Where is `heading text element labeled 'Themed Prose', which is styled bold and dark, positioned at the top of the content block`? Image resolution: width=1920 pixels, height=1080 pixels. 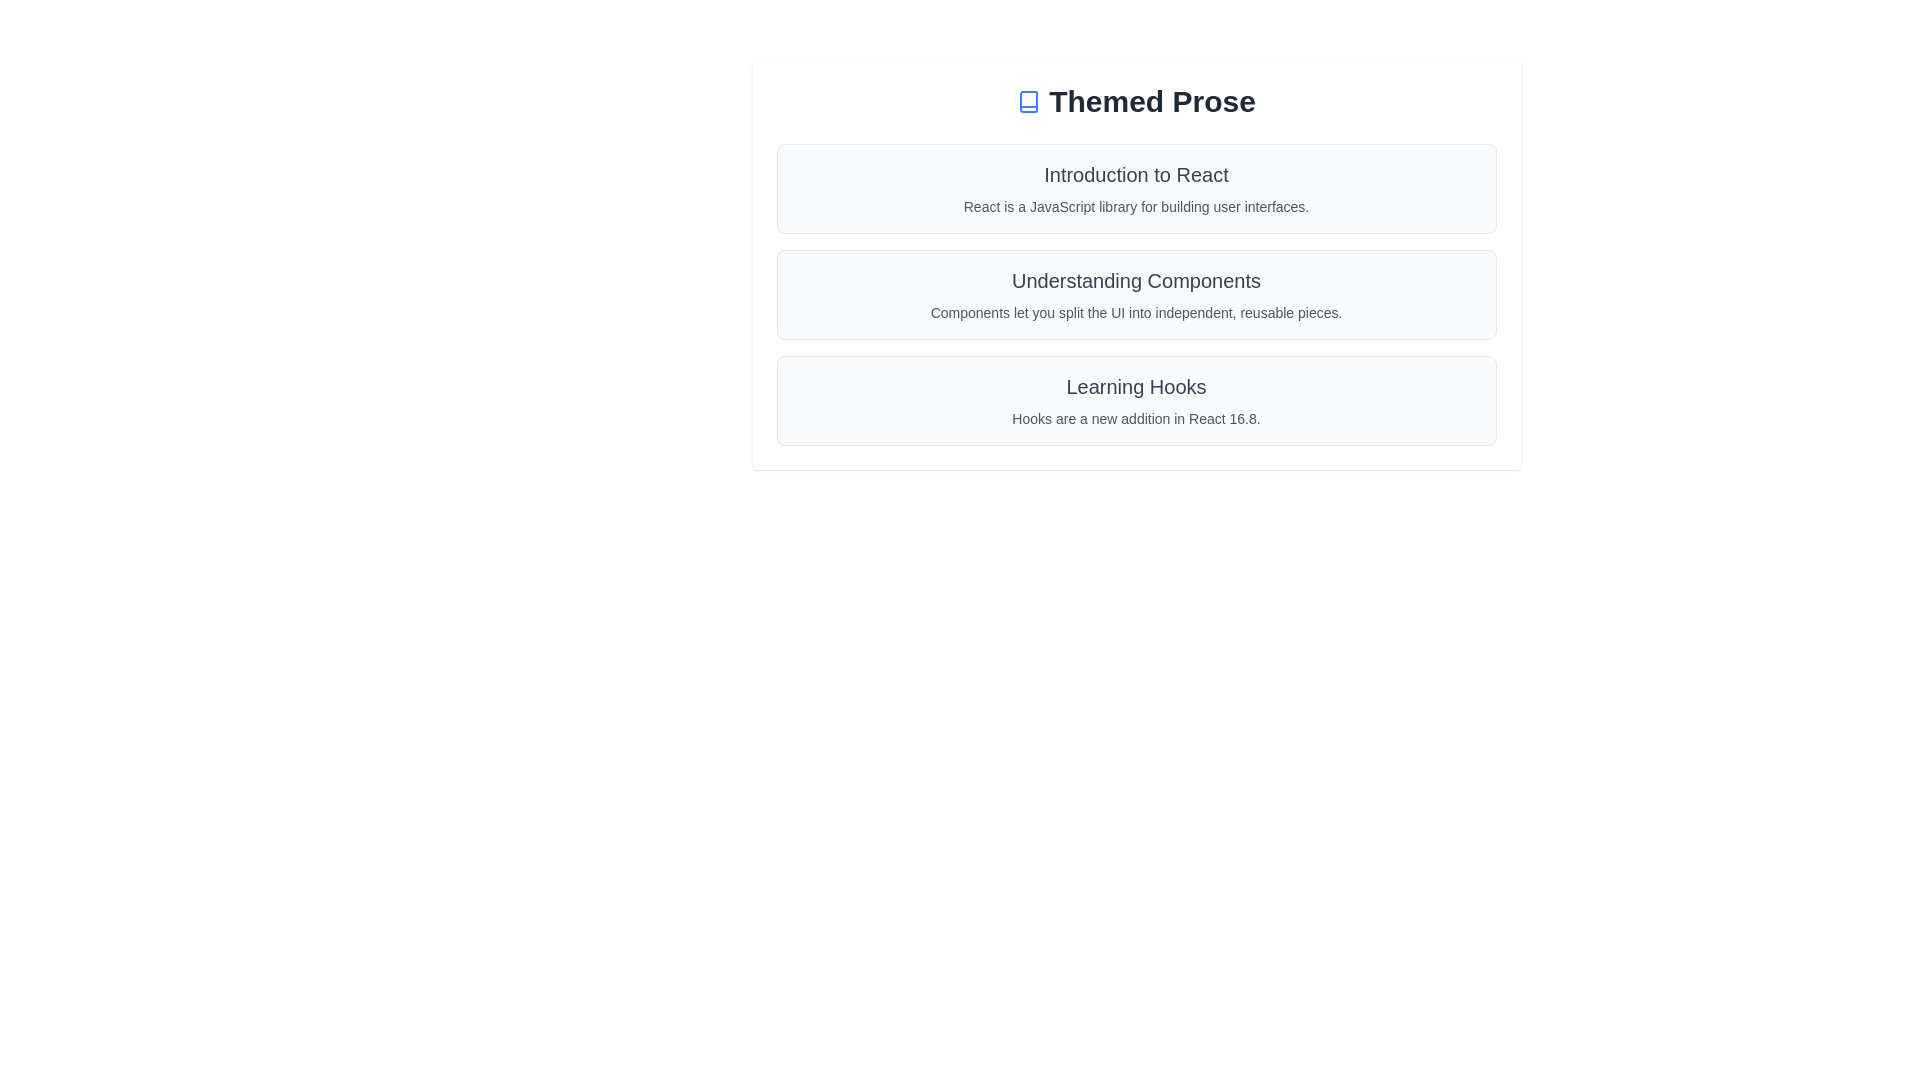
heading text element labeled 'Themed Prose', which is styled bold and dark, positioned at the top of the content block is located at coordinates (1136, 101).